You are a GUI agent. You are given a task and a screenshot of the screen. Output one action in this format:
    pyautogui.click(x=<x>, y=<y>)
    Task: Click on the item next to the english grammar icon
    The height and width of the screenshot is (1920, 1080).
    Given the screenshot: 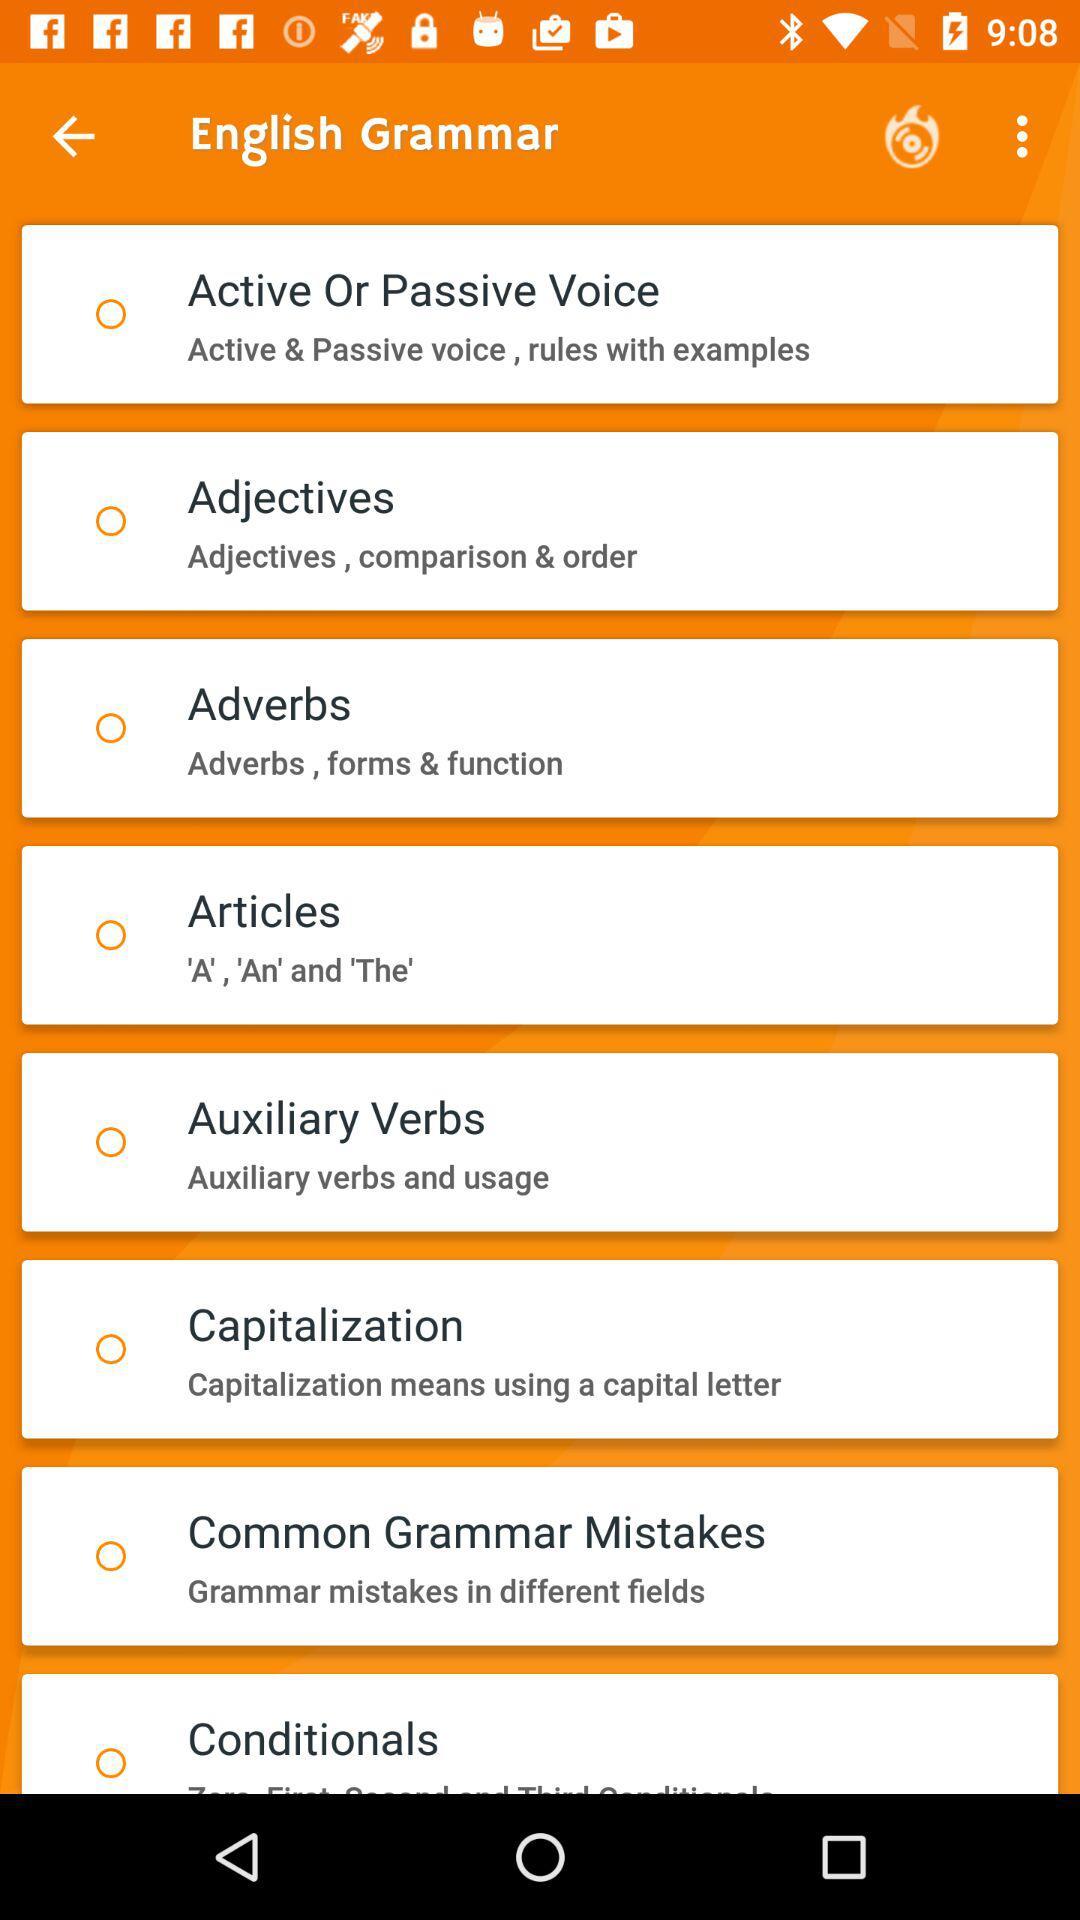 What is the action you would take?
    pyautogui.click(x=72, y=135)
    